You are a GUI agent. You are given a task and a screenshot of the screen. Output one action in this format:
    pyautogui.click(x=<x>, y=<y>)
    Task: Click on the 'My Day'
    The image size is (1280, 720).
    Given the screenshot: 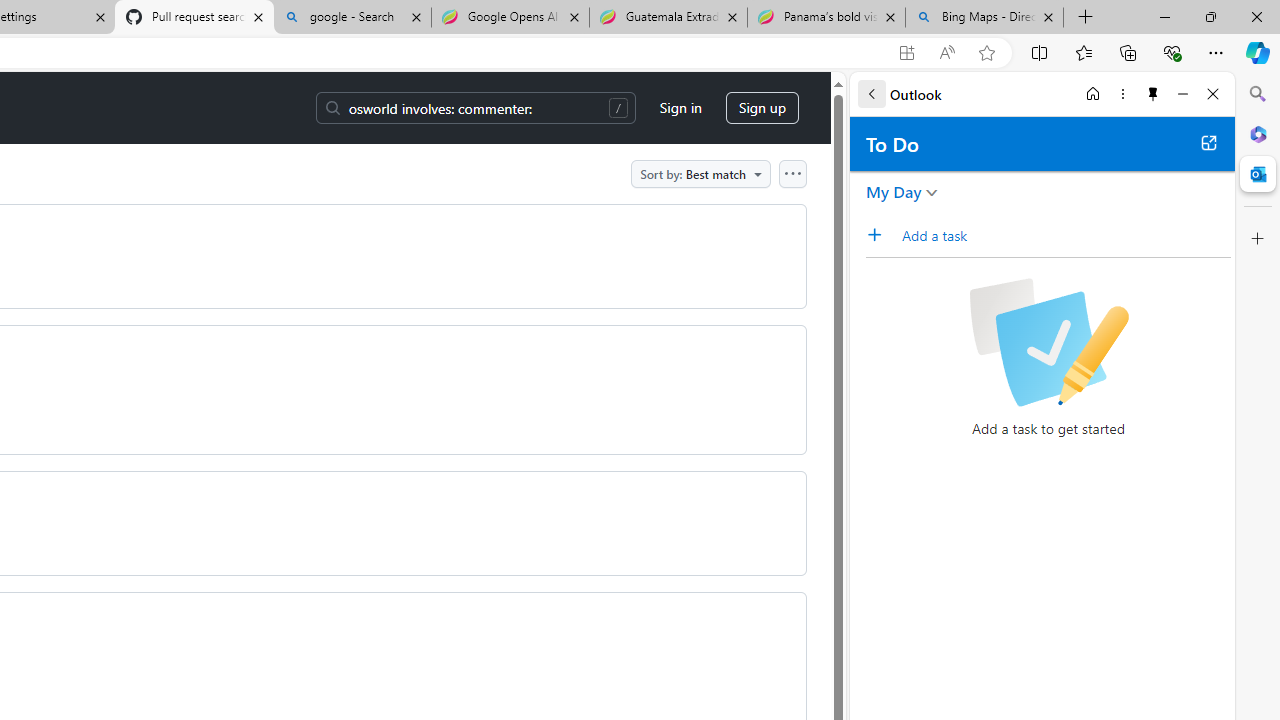 What is the action you would take?
    pyautogui.click(x=893, y=191)
    